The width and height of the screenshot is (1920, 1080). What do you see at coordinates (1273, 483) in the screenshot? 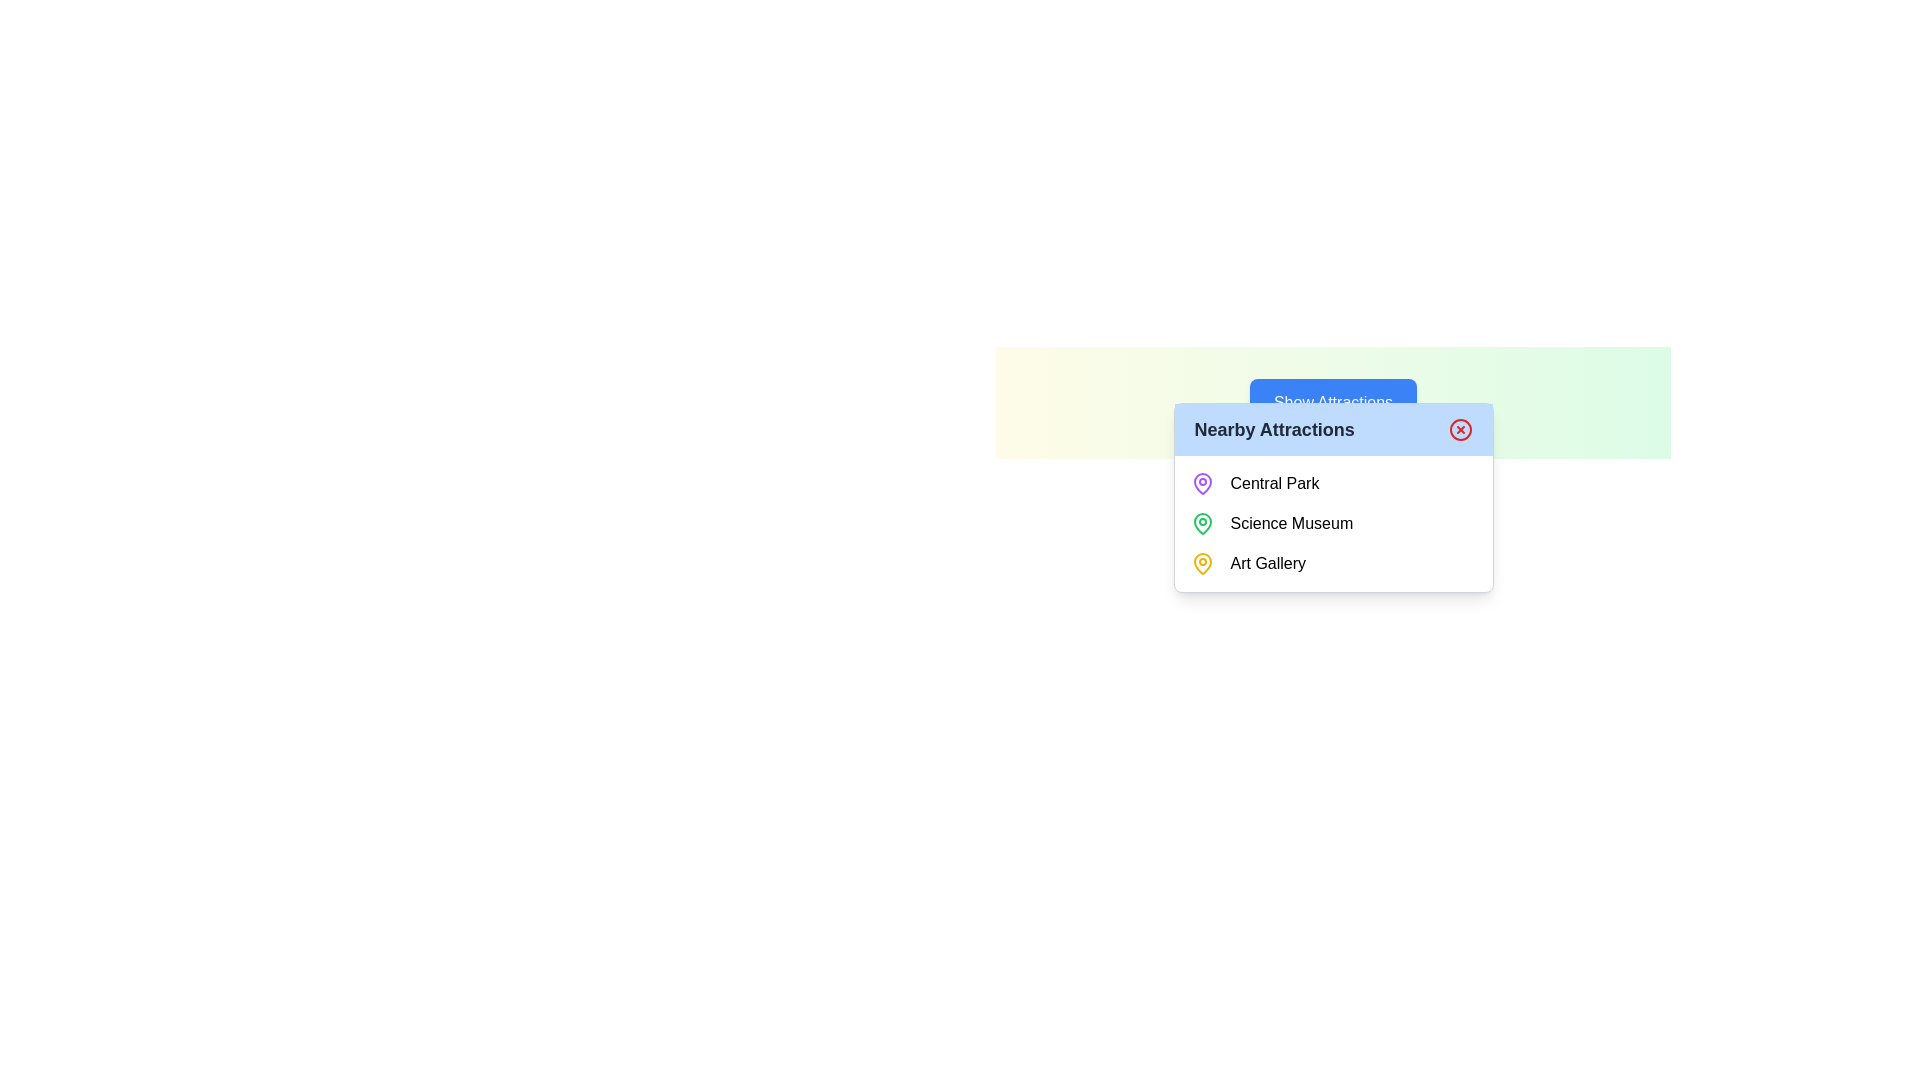
I see `text label for 'Central Park', which is the first item in the list of attractions in the tooltip or dialog box` at bounding box center [1273, 483].